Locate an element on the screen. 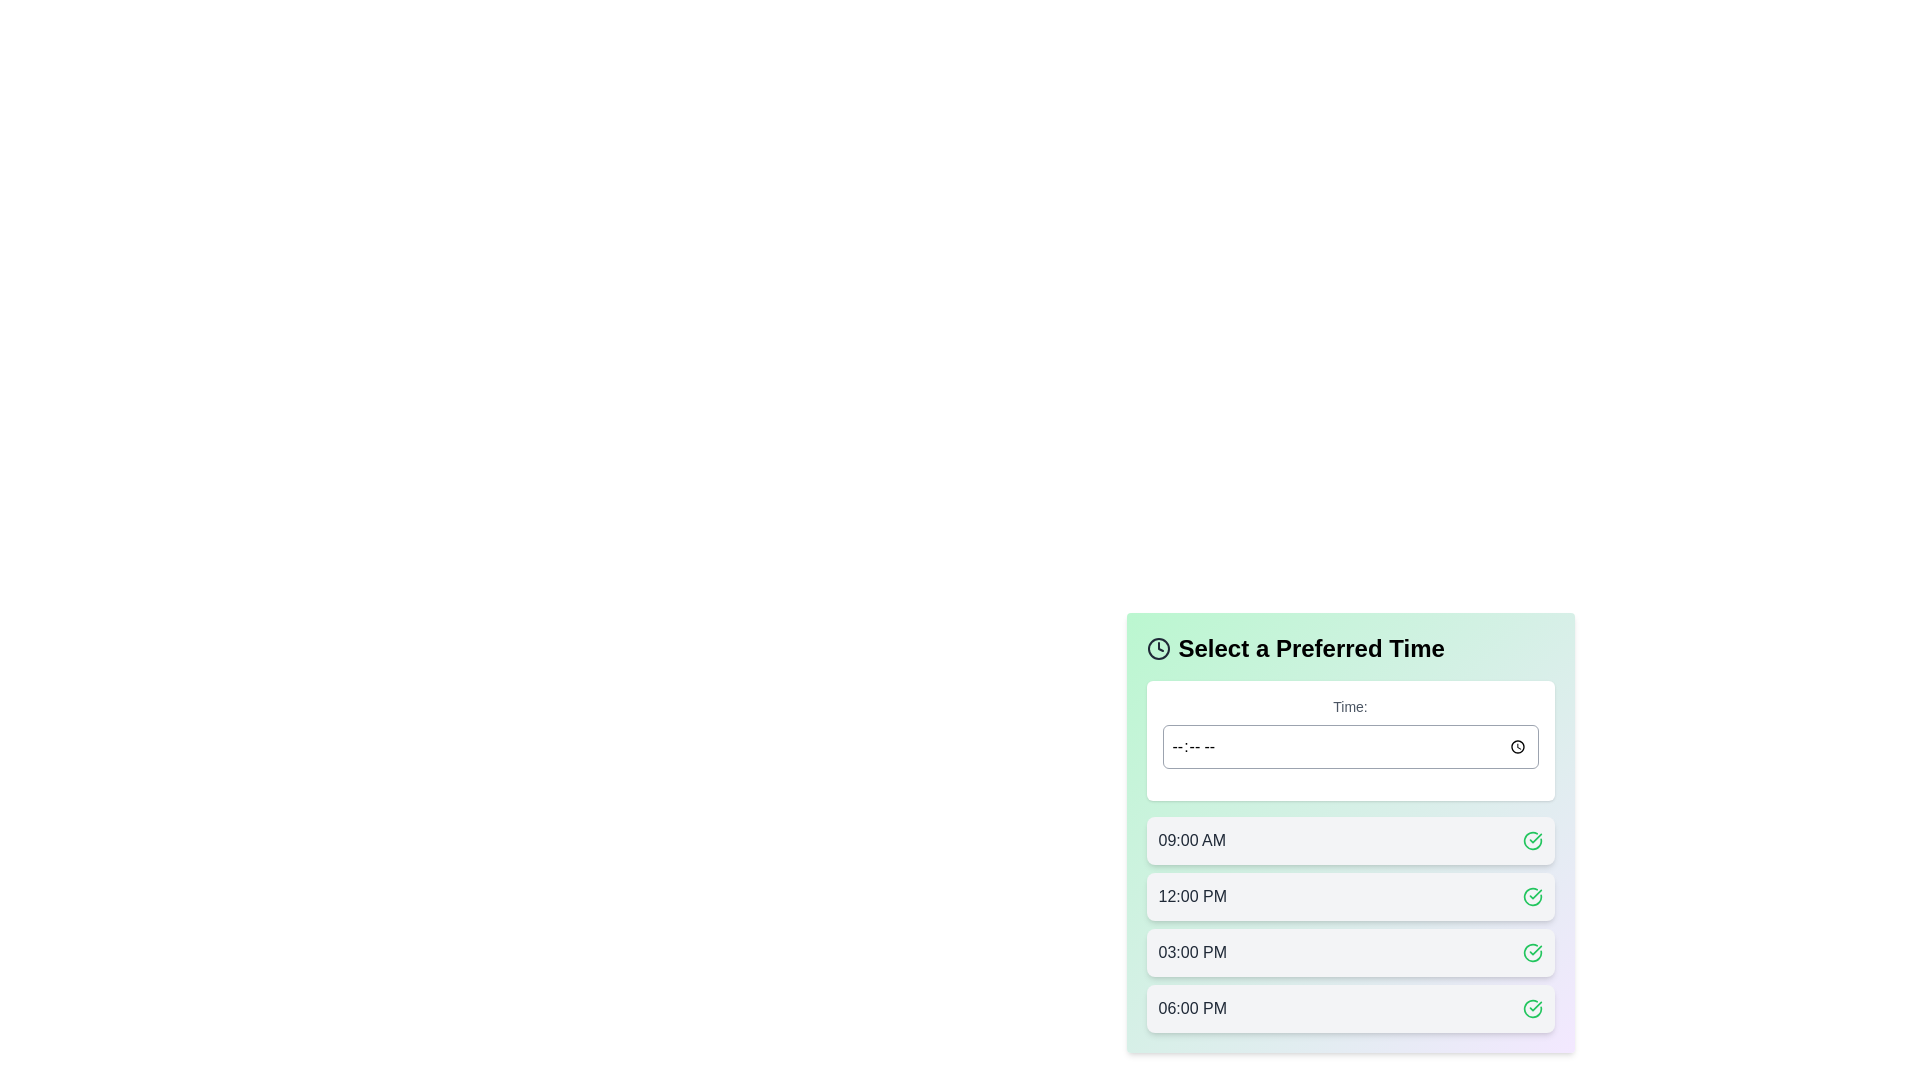 The image size is (1920, 1080). the status represented by the confirmation icon located at the far right of the row displaying '06:00 PM' is located at coordinates (1531, 1009).